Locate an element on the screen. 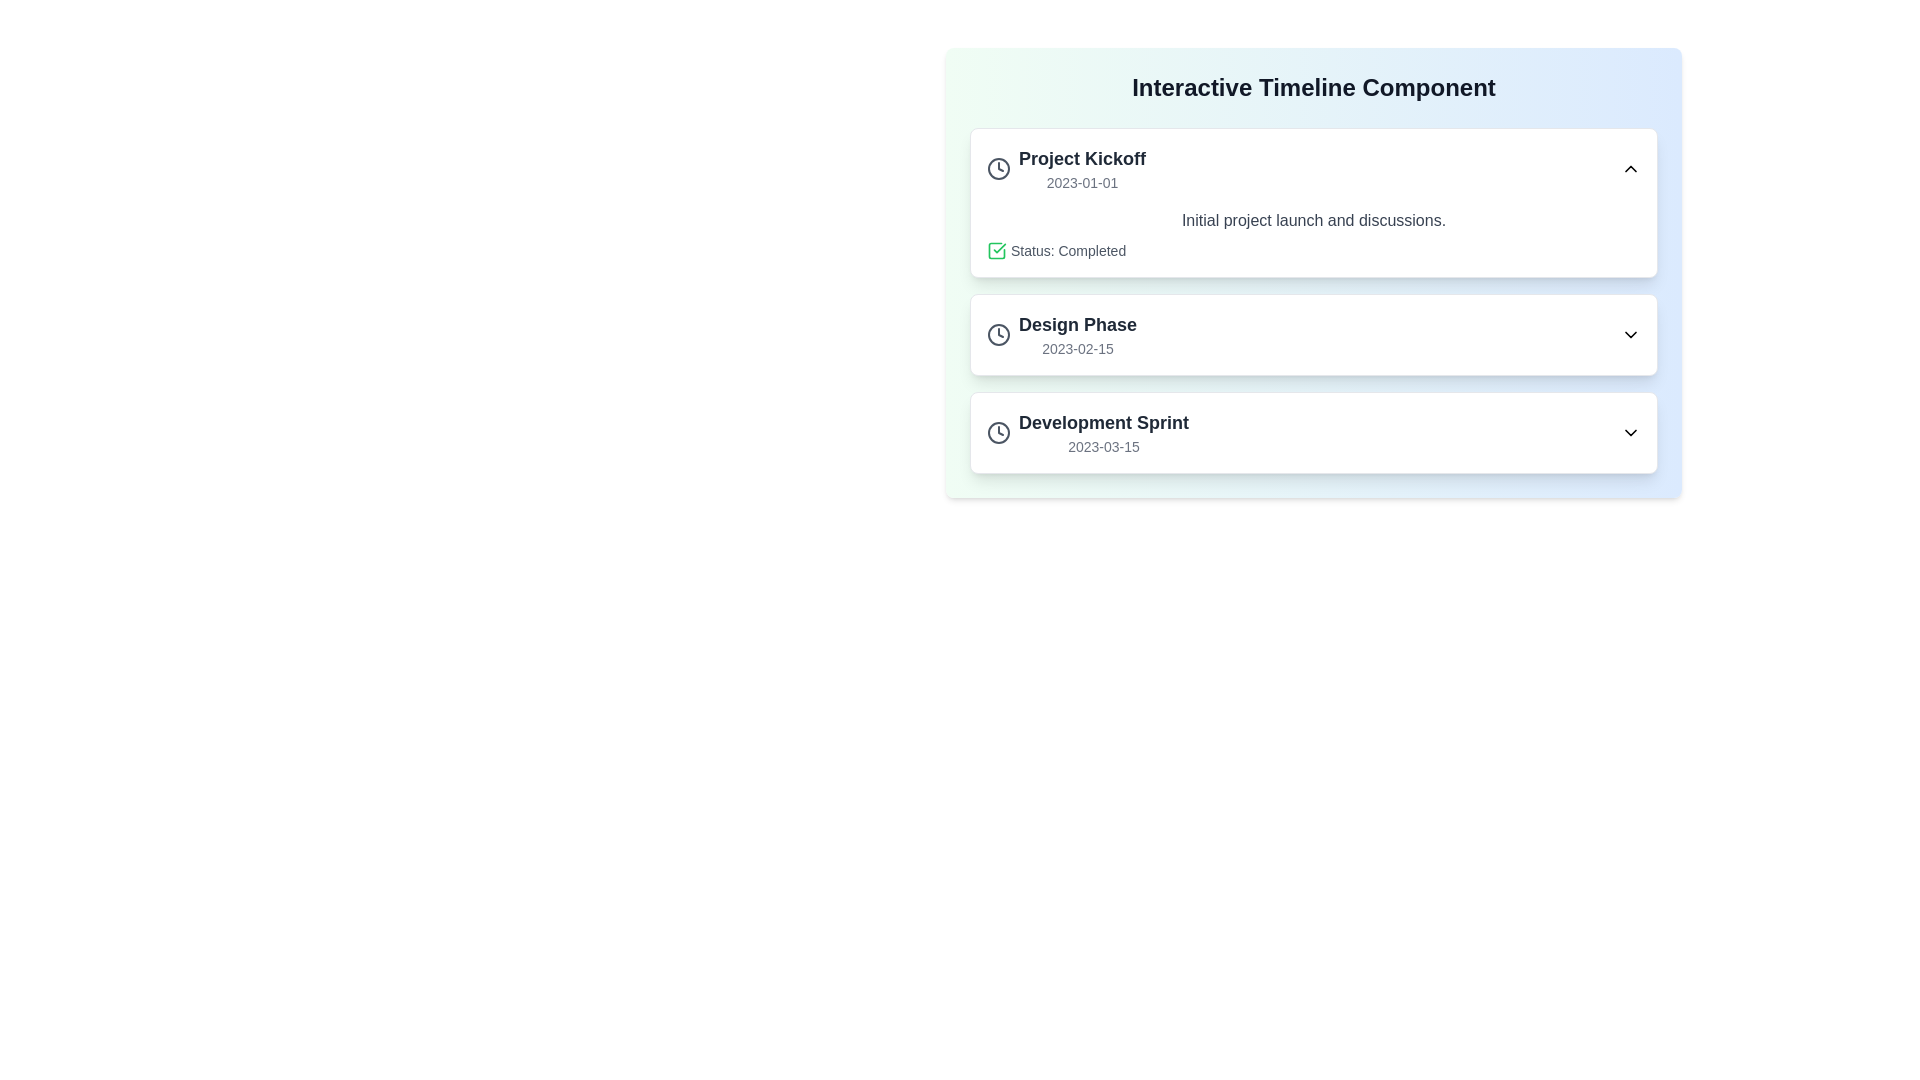 This screenshot has width=1920, height=1080. the static text element reading 'Initial project launch and discussions.' which is positioned under the 'Project Kickoff' section in the timeline view is located at coordinates (1314, 220).